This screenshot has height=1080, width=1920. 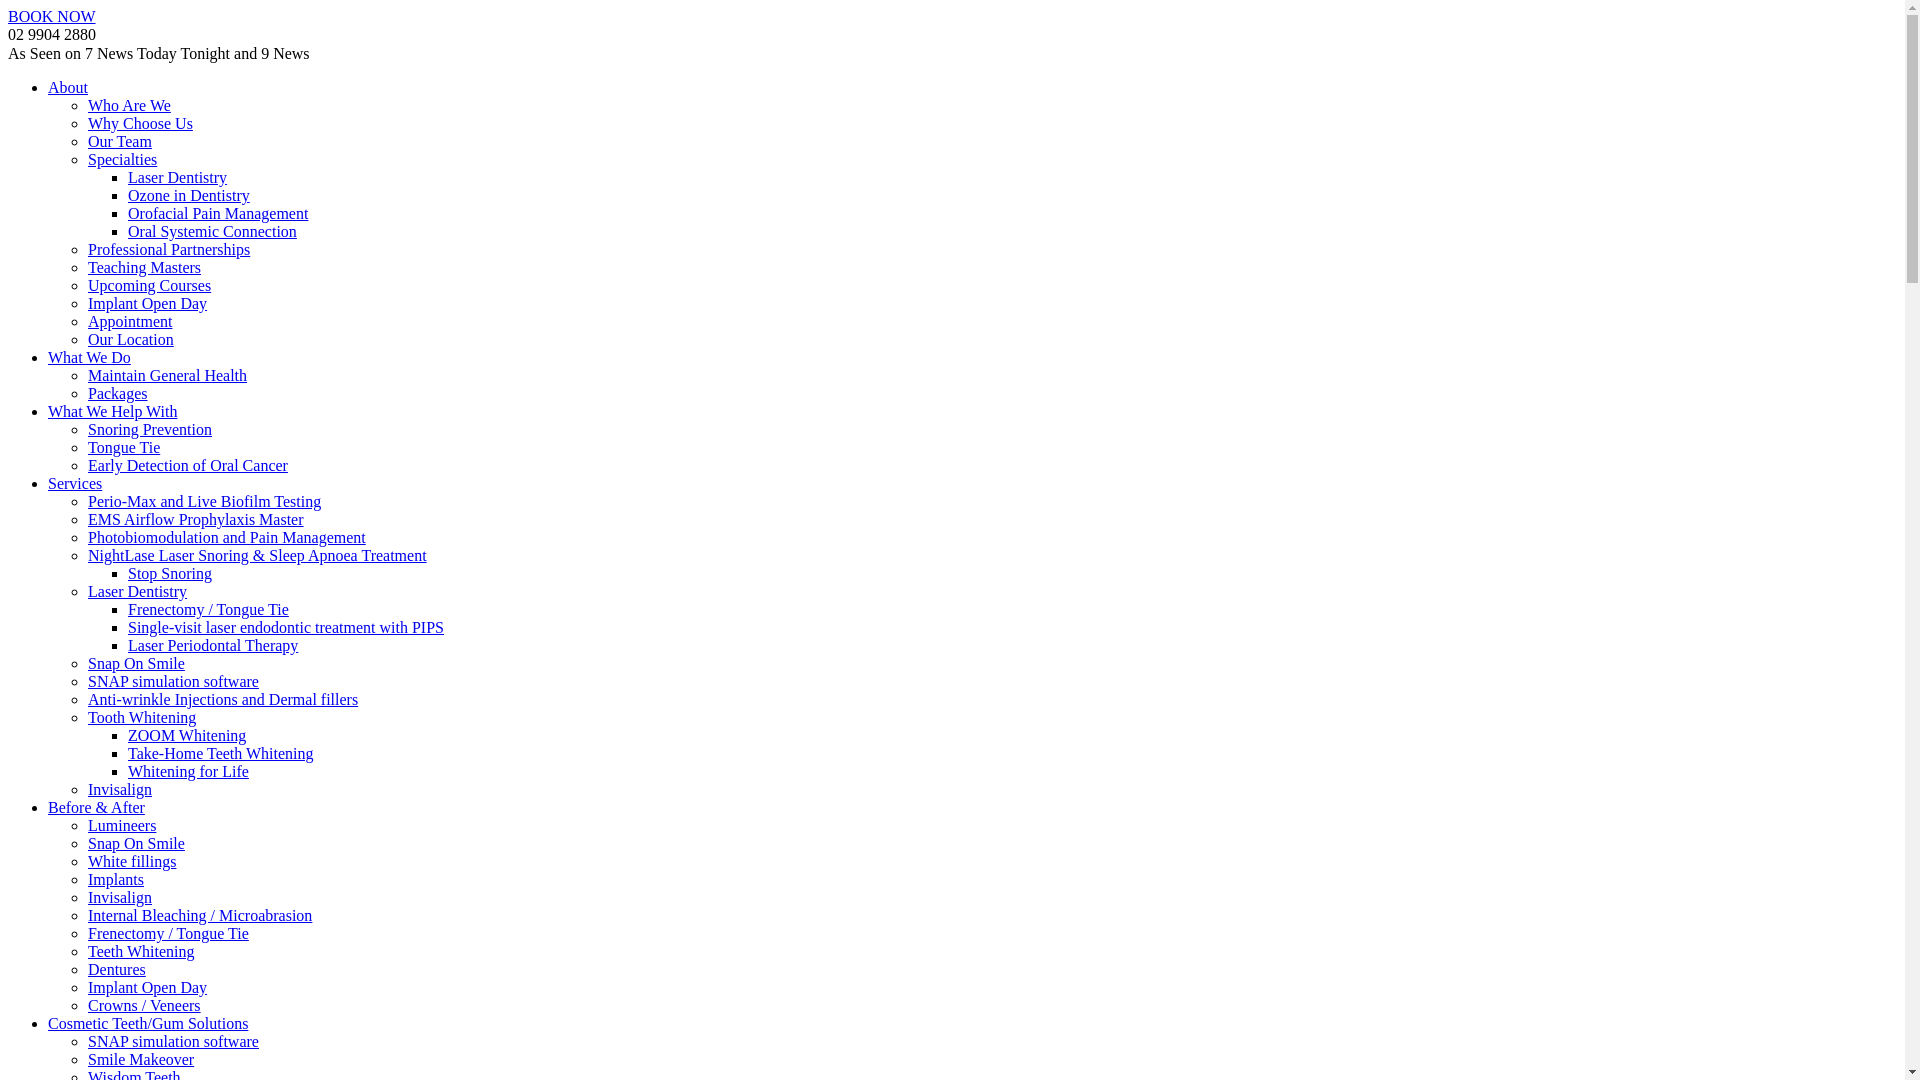 What do you see at coordinates (52, 34) in the screenshot?
I see `'02 9904 2880'` at bounding box center [52, 34].